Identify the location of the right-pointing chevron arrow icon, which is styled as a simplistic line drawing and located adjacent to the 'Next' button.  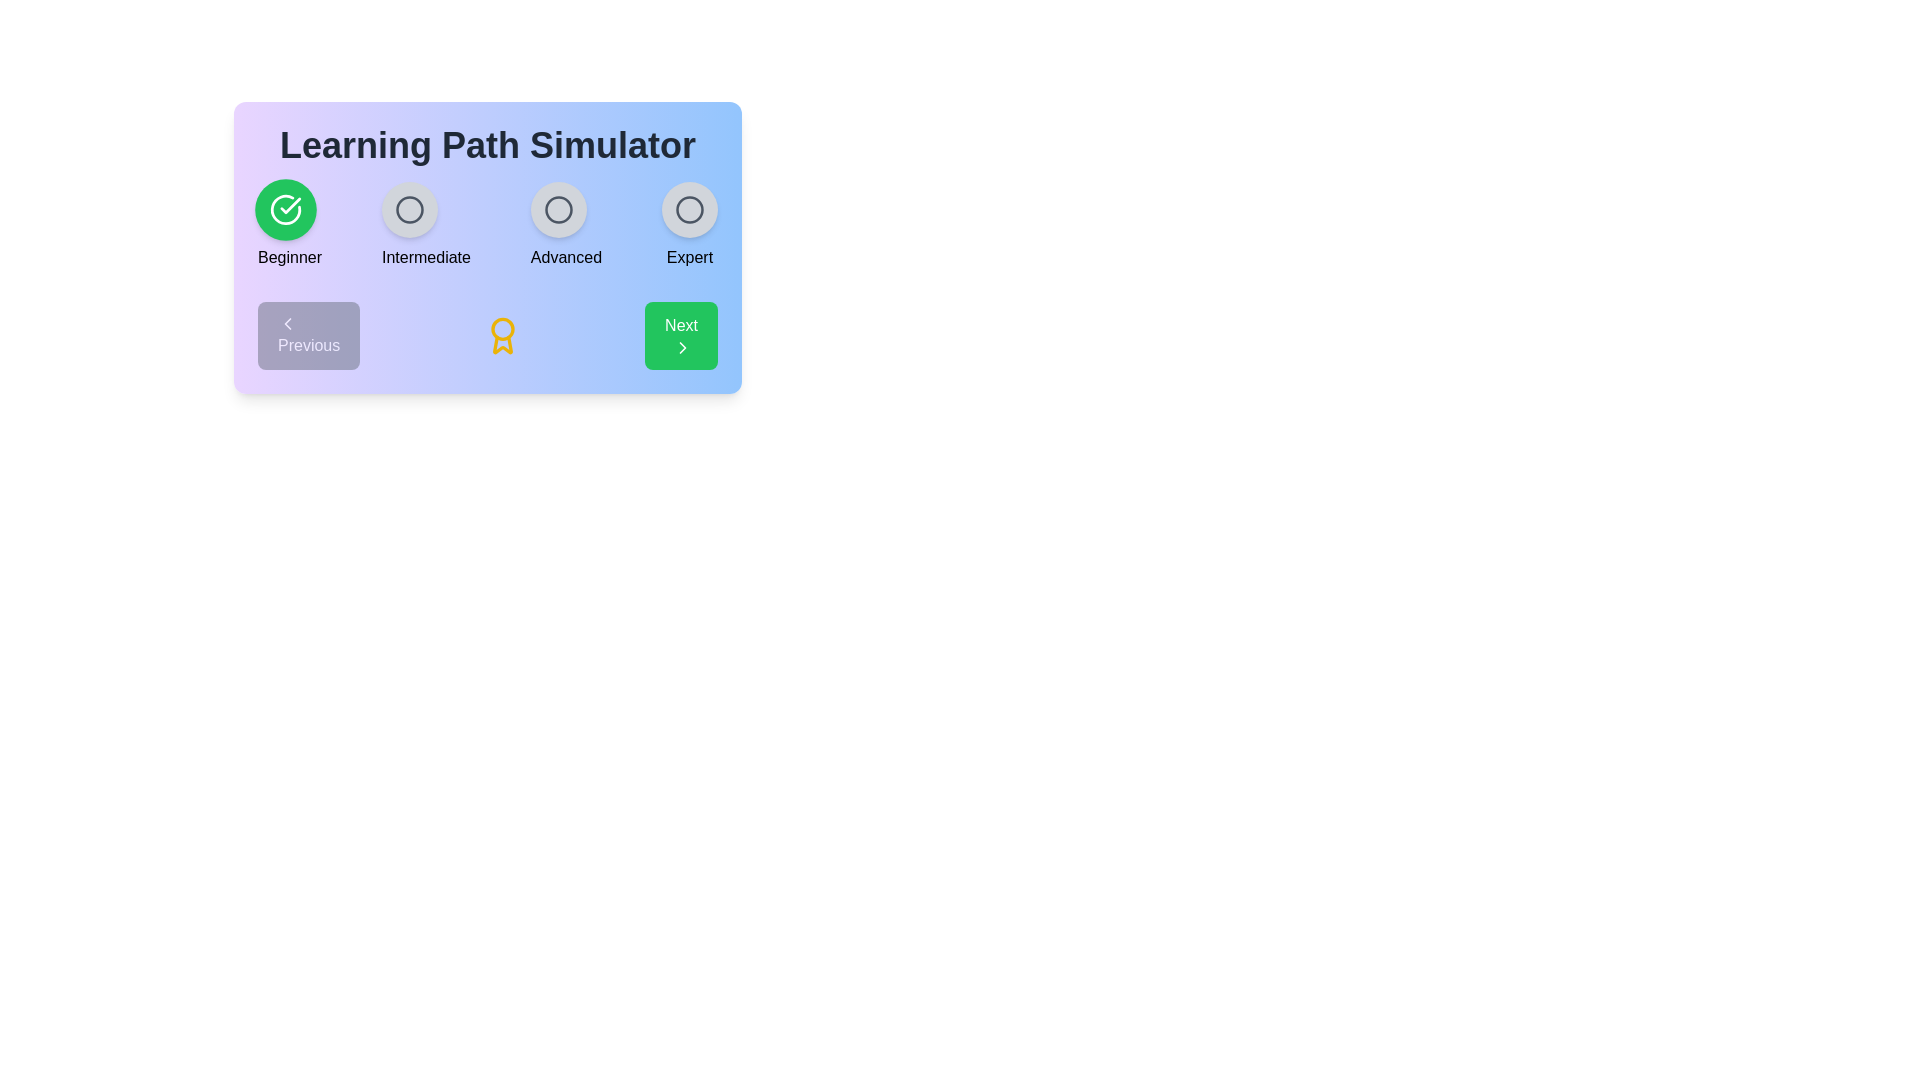
(683, 346).